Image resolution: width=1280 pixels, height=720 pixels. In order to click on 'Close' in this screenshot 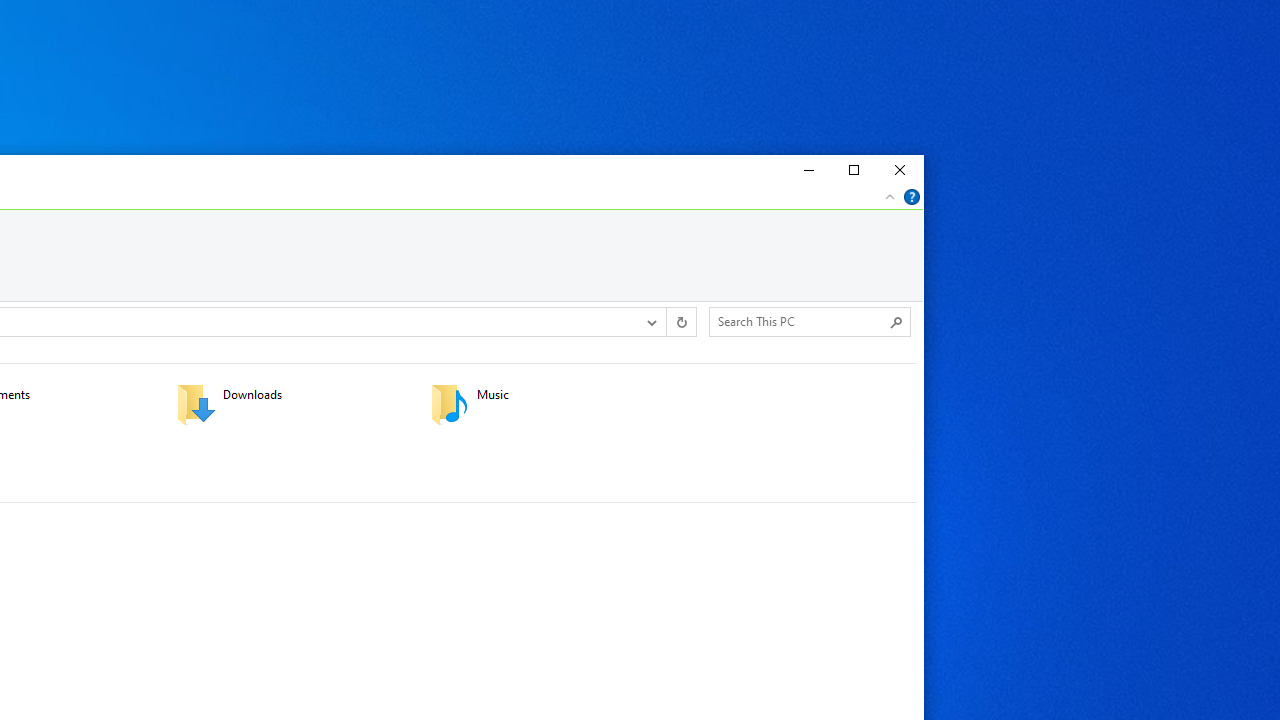, I will do `click(899, 170)`.